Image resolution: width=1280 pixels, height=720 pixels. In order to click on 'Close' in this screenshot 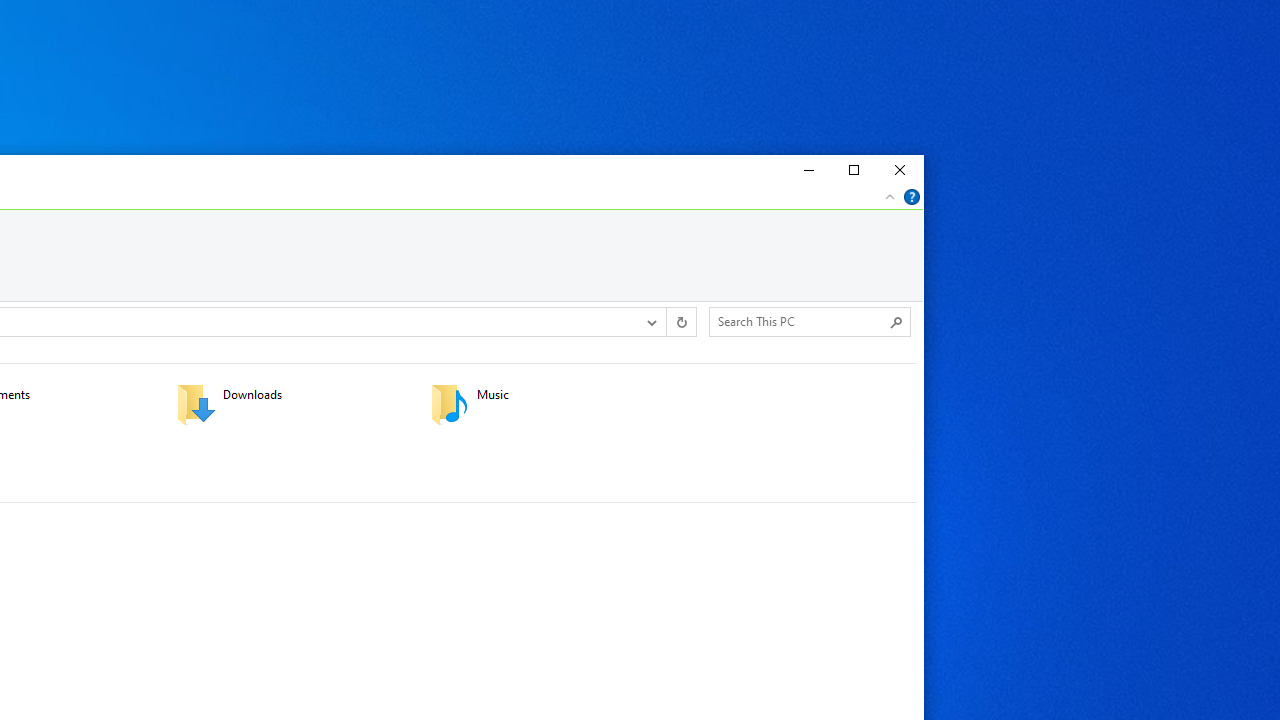, I will do `click(899, 170)`.